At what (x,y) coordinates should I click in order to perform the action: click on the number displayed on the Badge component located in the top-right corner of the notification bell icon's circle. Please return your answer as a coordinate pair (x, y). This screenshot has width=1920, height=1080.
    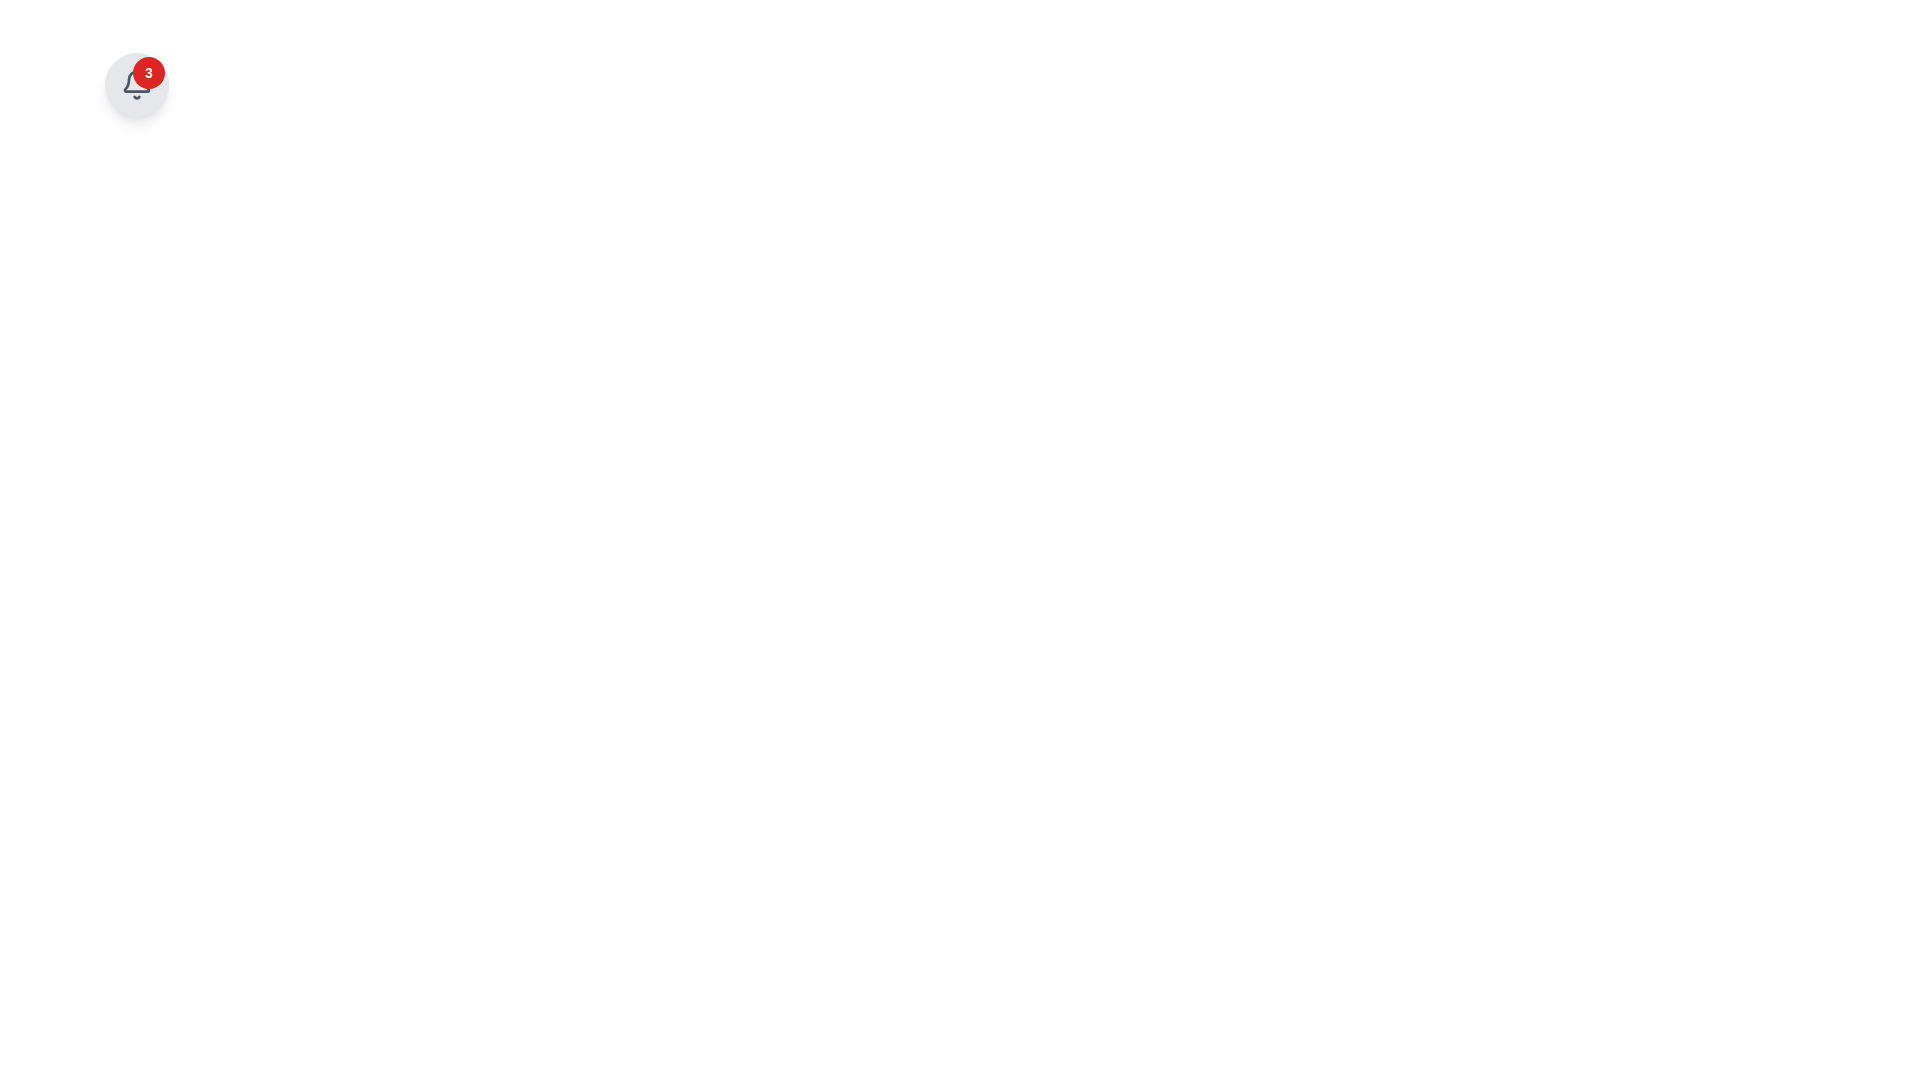
    Looking at the image, I should click on (147, 72).